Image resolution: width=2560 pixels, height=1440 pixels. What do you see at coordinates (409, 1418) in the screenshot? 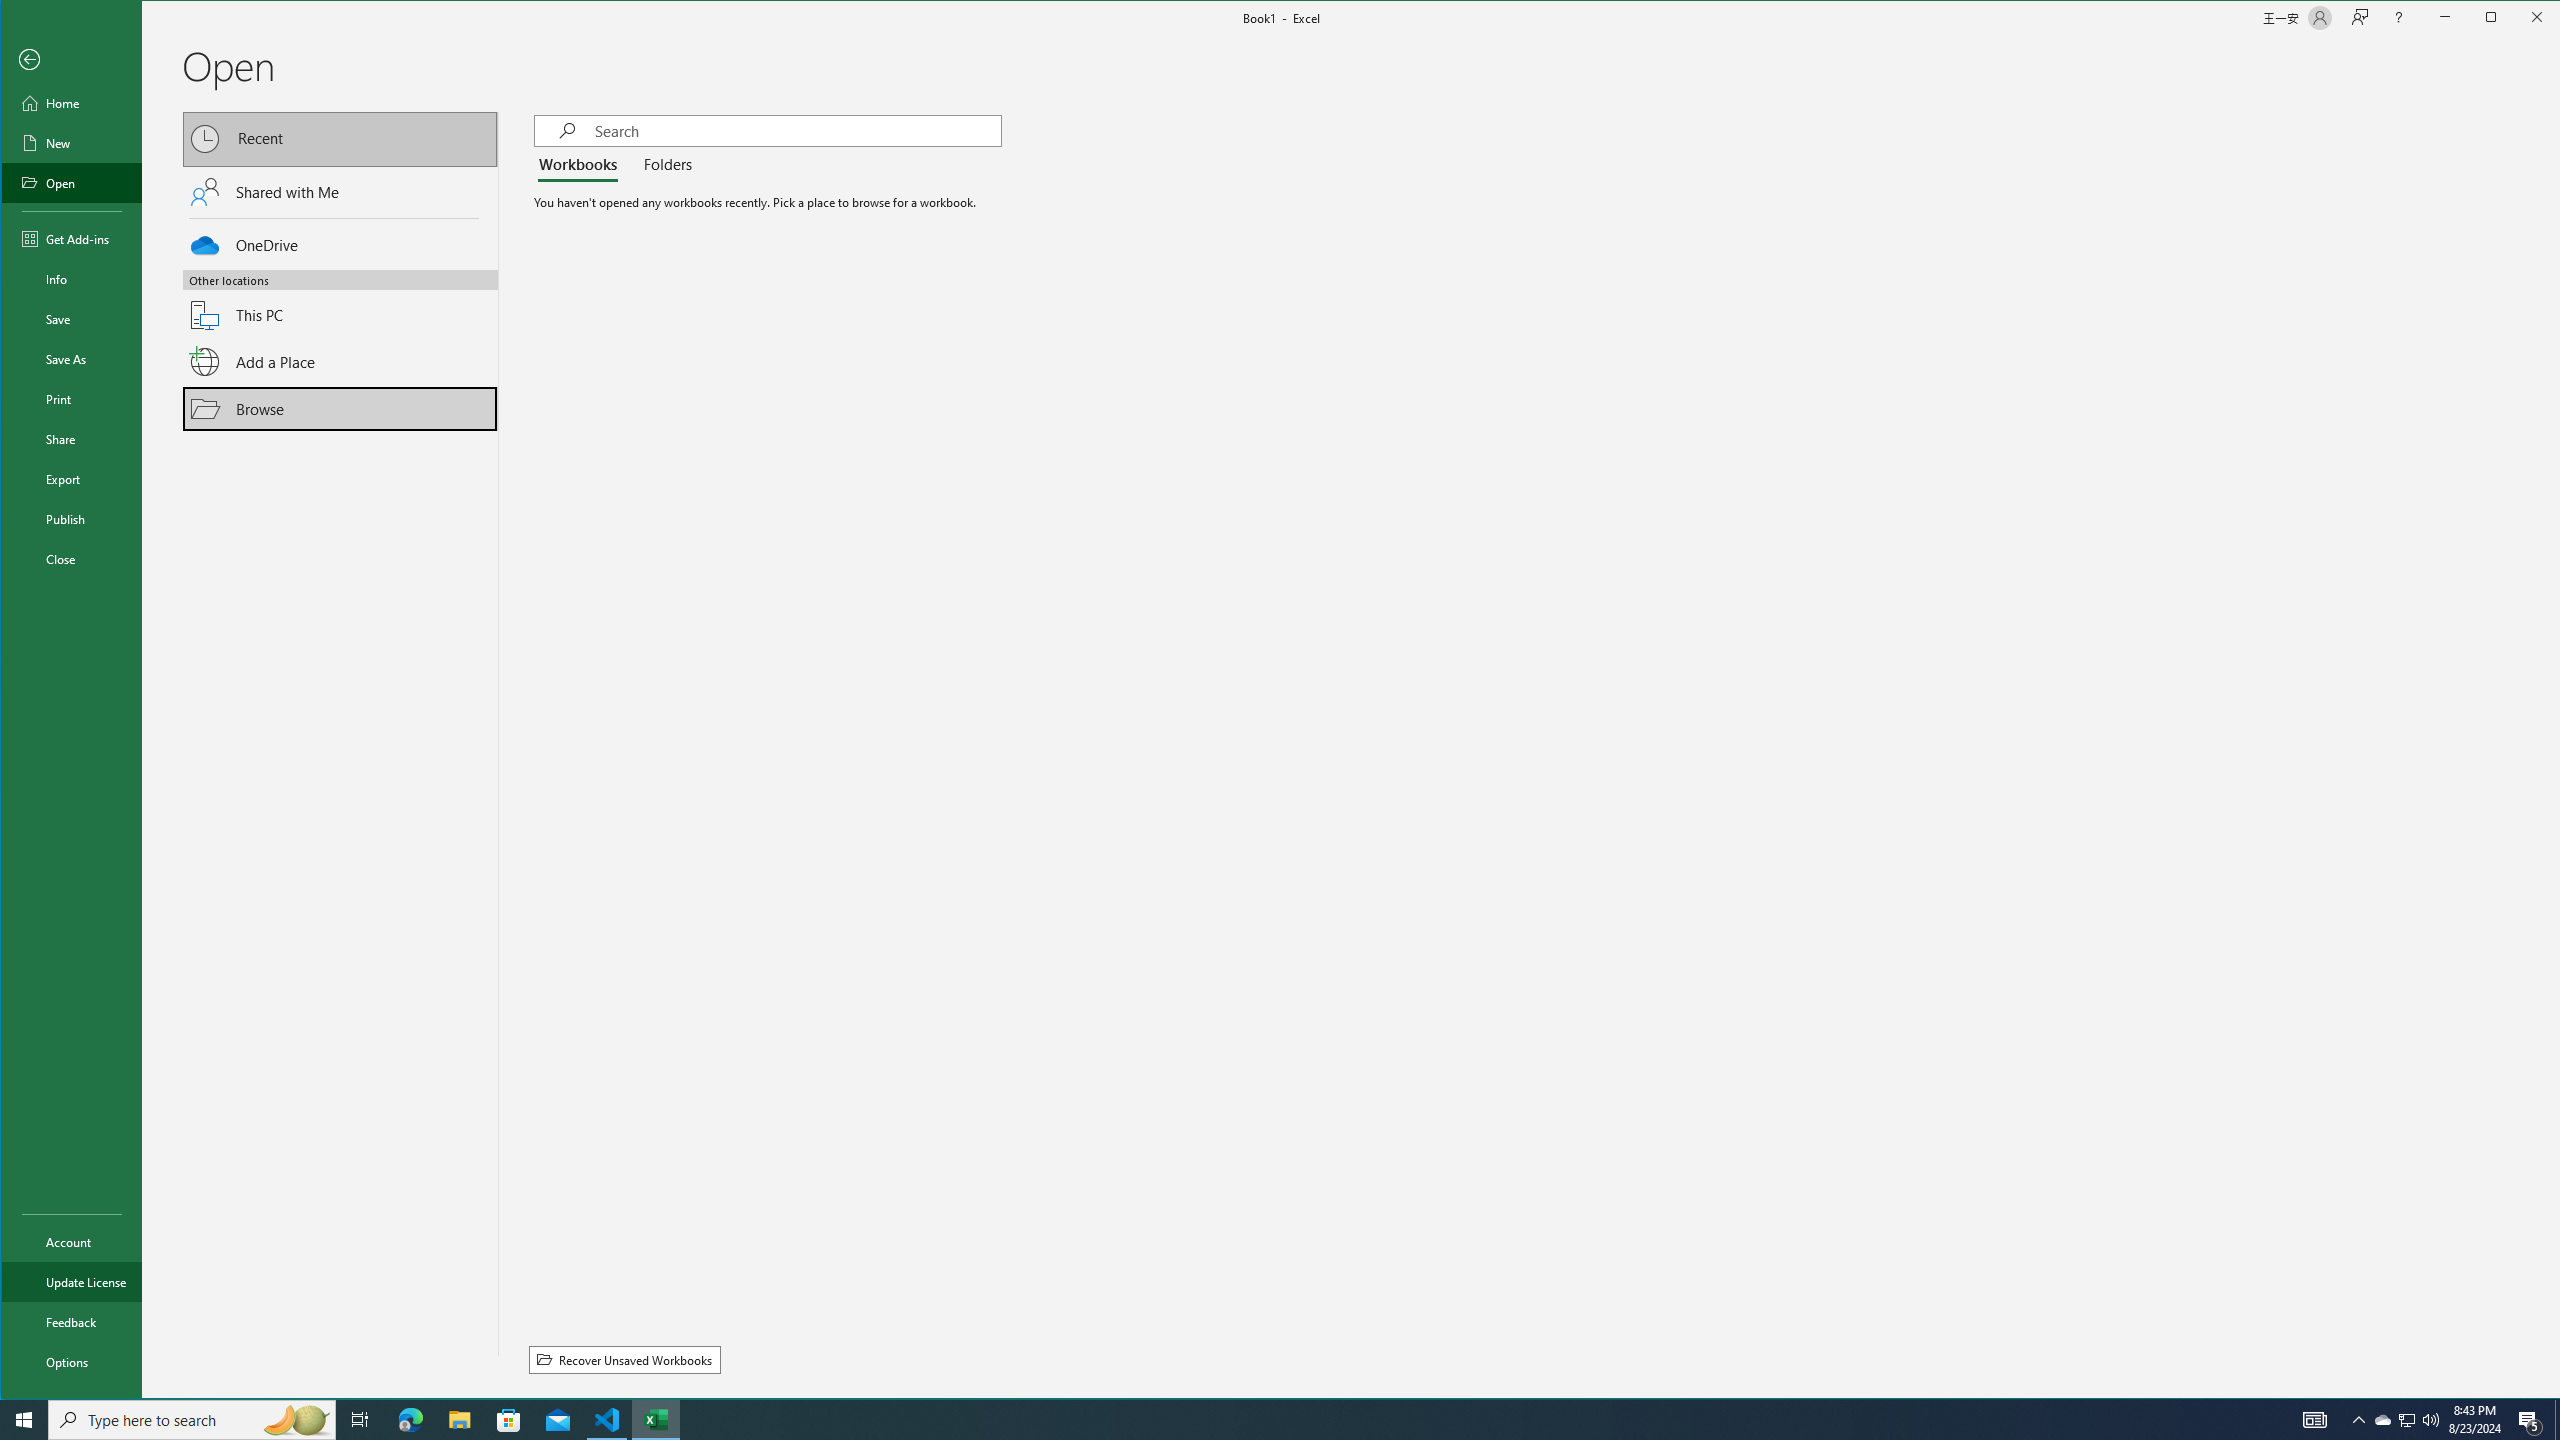
I see `'Microsoft Edge'` at bounding box center [409, 1418].